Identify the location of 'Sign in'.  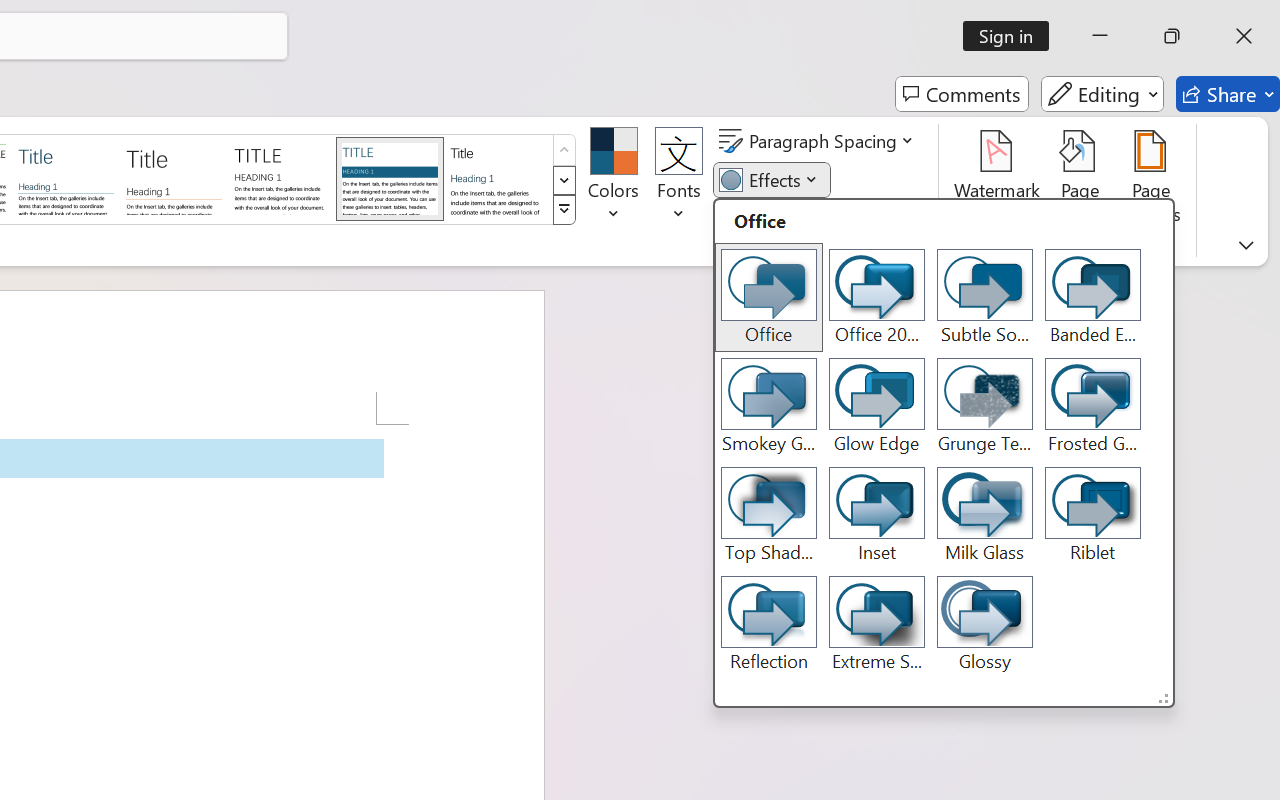
(1013, 35).